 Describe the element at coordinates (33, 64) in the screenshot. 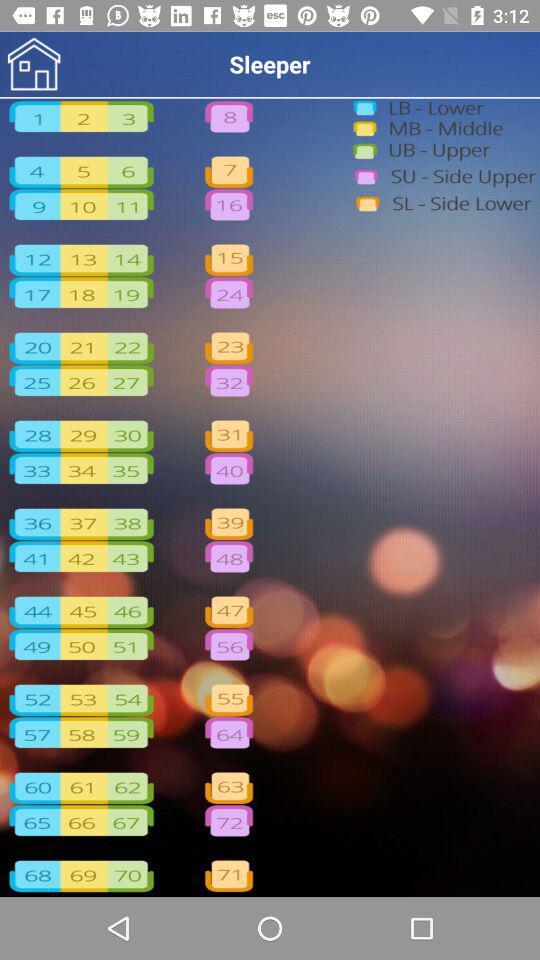

I see `the home icon` at that location.